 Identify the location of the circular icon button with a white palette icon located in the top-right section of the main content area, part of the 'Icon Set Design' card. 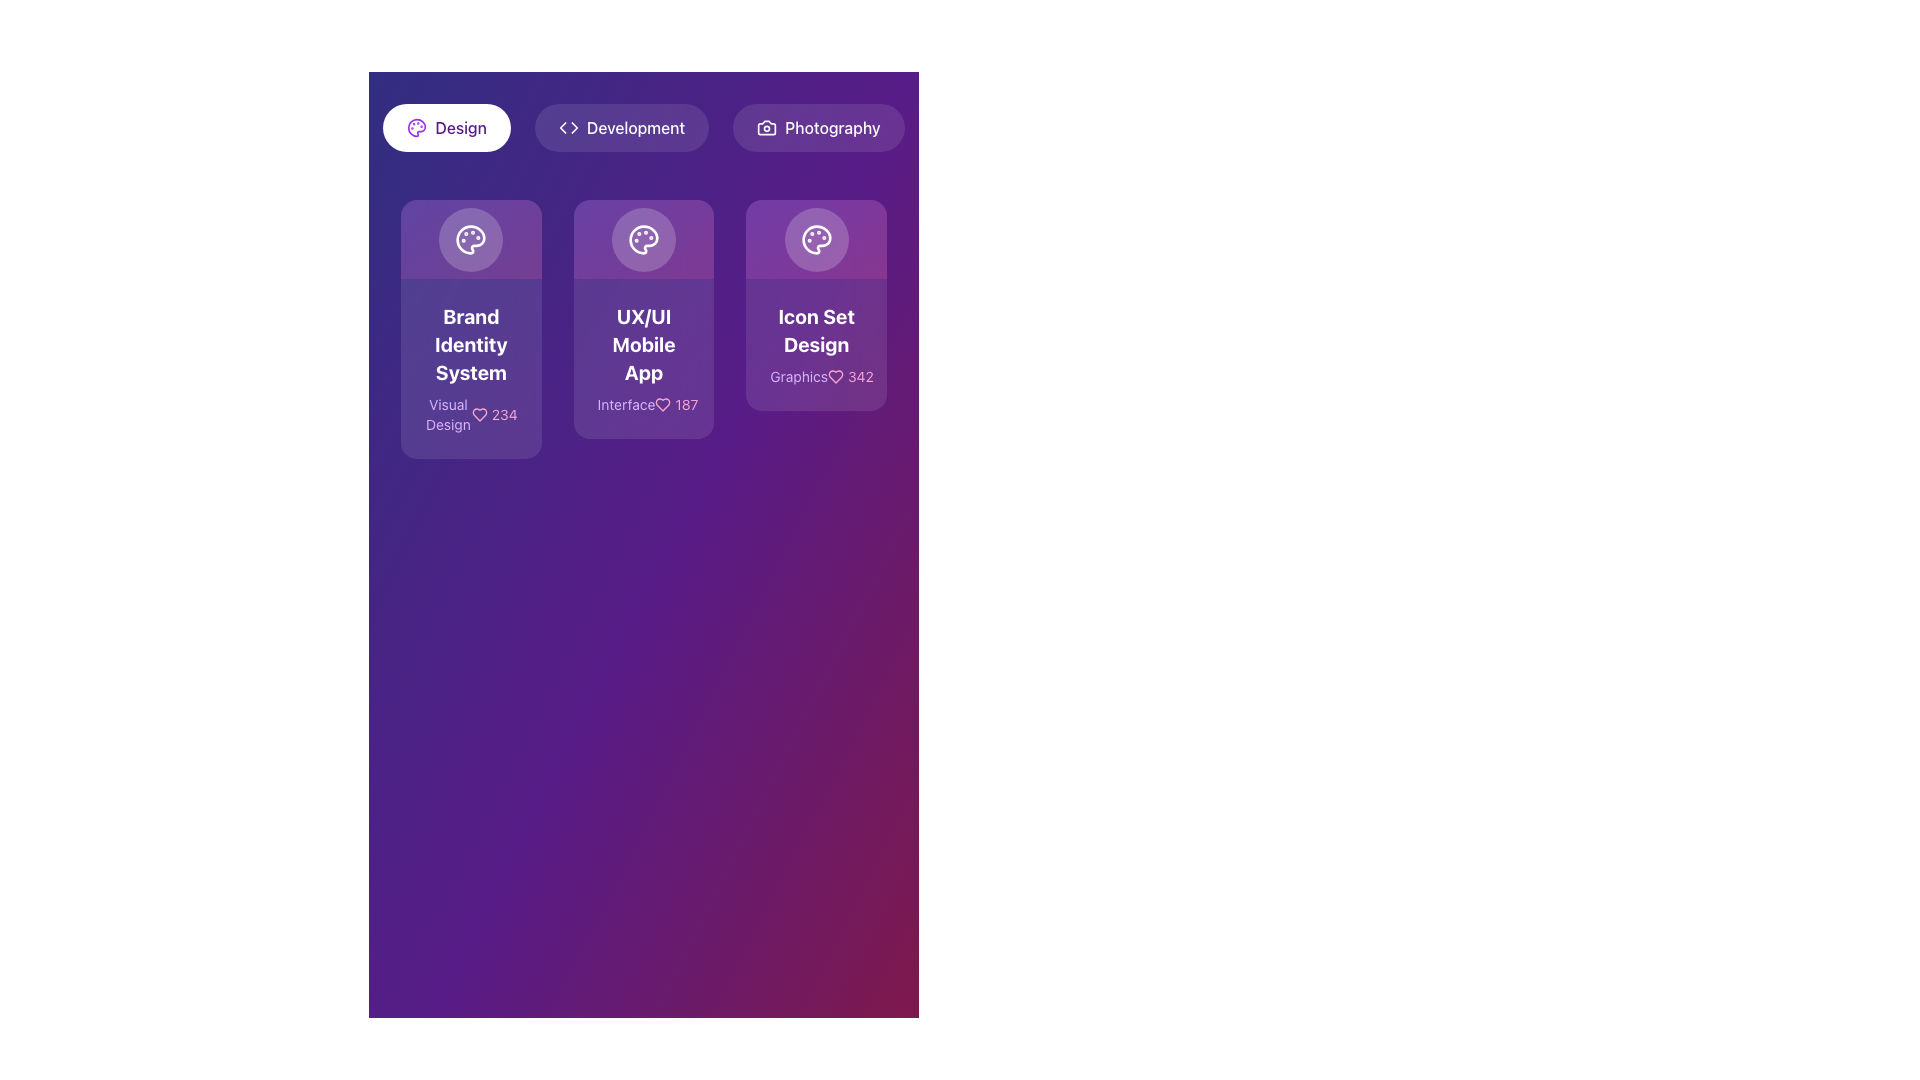
(816, 238).